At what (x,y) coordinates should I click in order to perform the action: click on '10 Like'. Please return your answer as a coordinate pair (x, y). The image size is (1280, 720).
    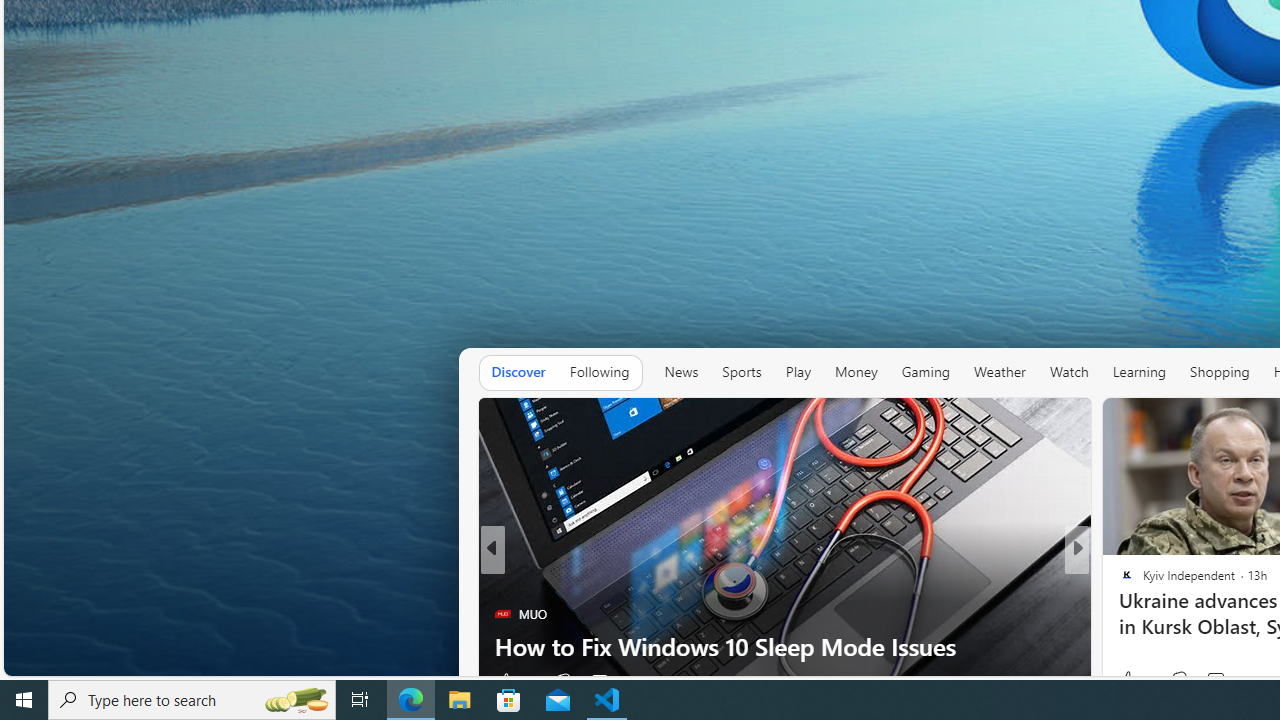
    Looking at the image, I should click on (1128, 680).